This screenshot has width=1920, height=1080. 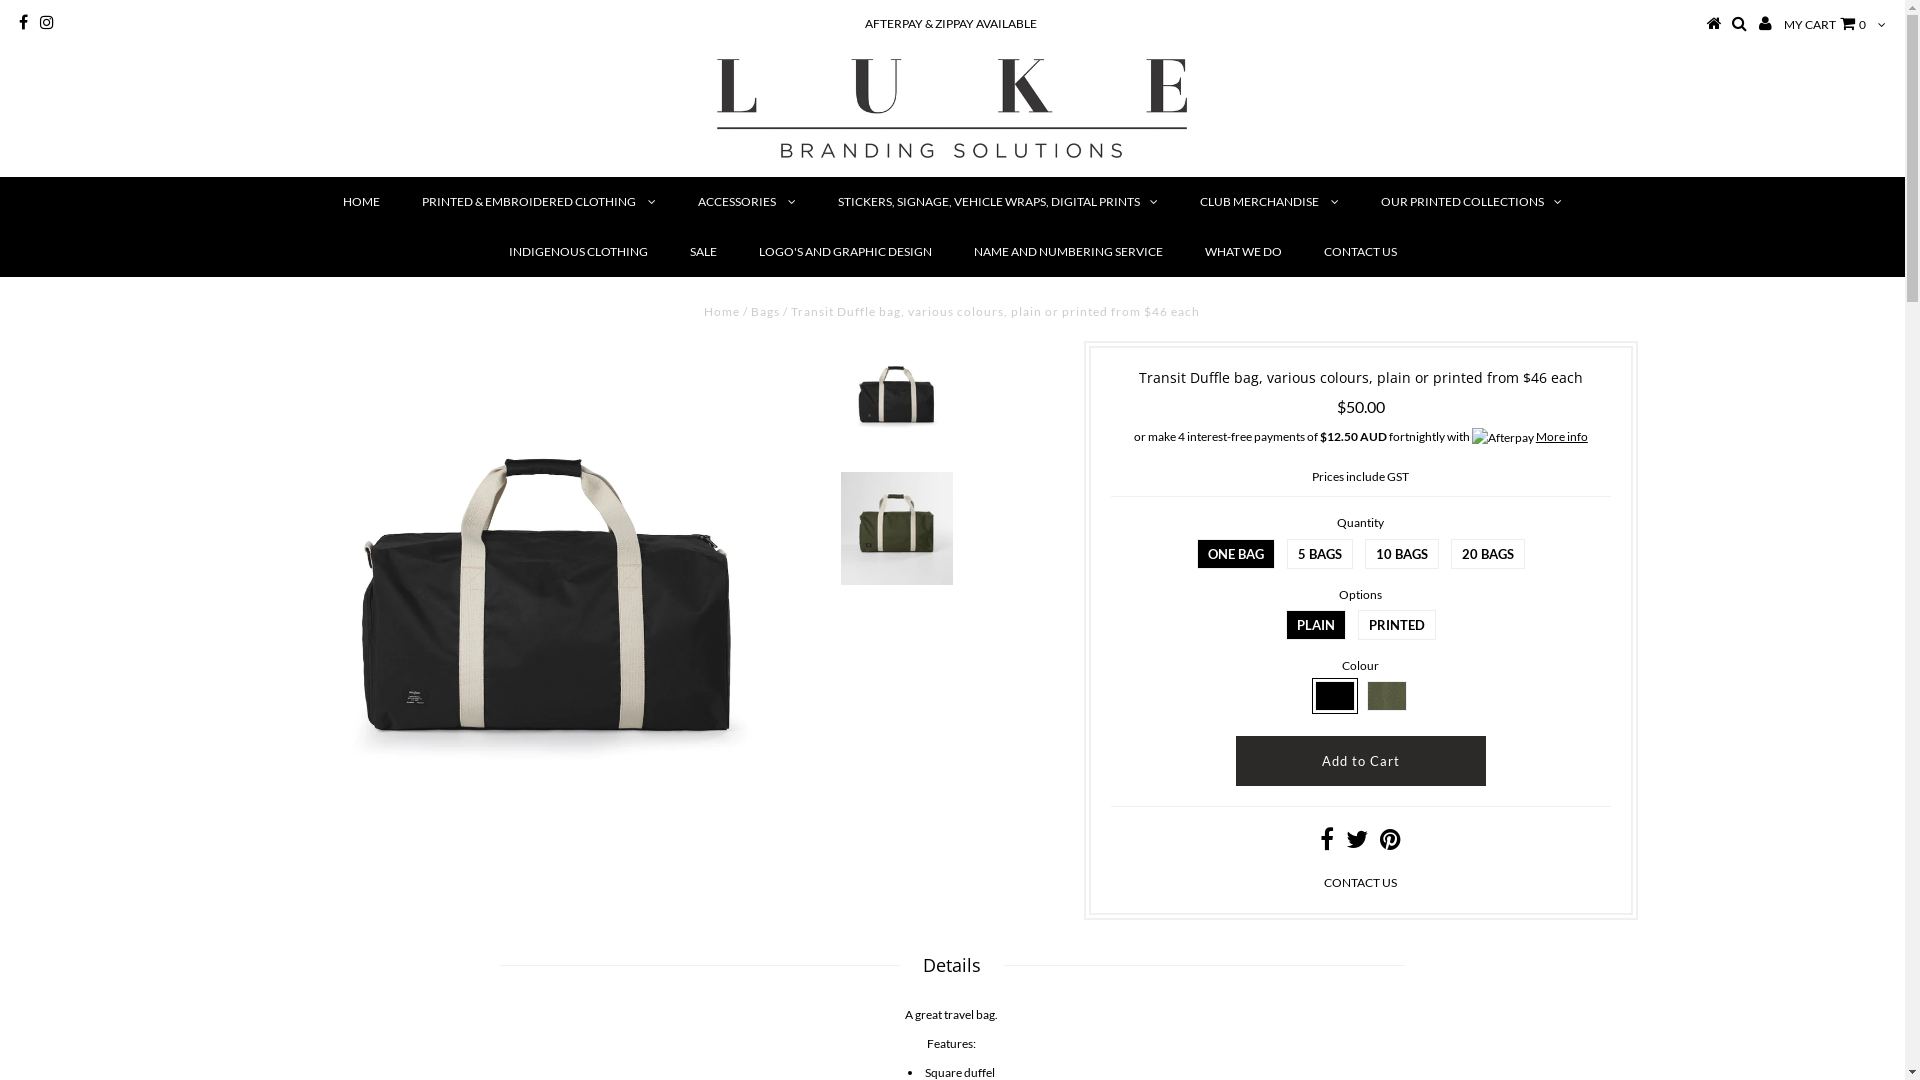 What do you see at coordinates (401, 201) in the screenshot?
I see `'PRINTED & EMBROIDERED CLOTHING'` at bounding box center [401, 201].